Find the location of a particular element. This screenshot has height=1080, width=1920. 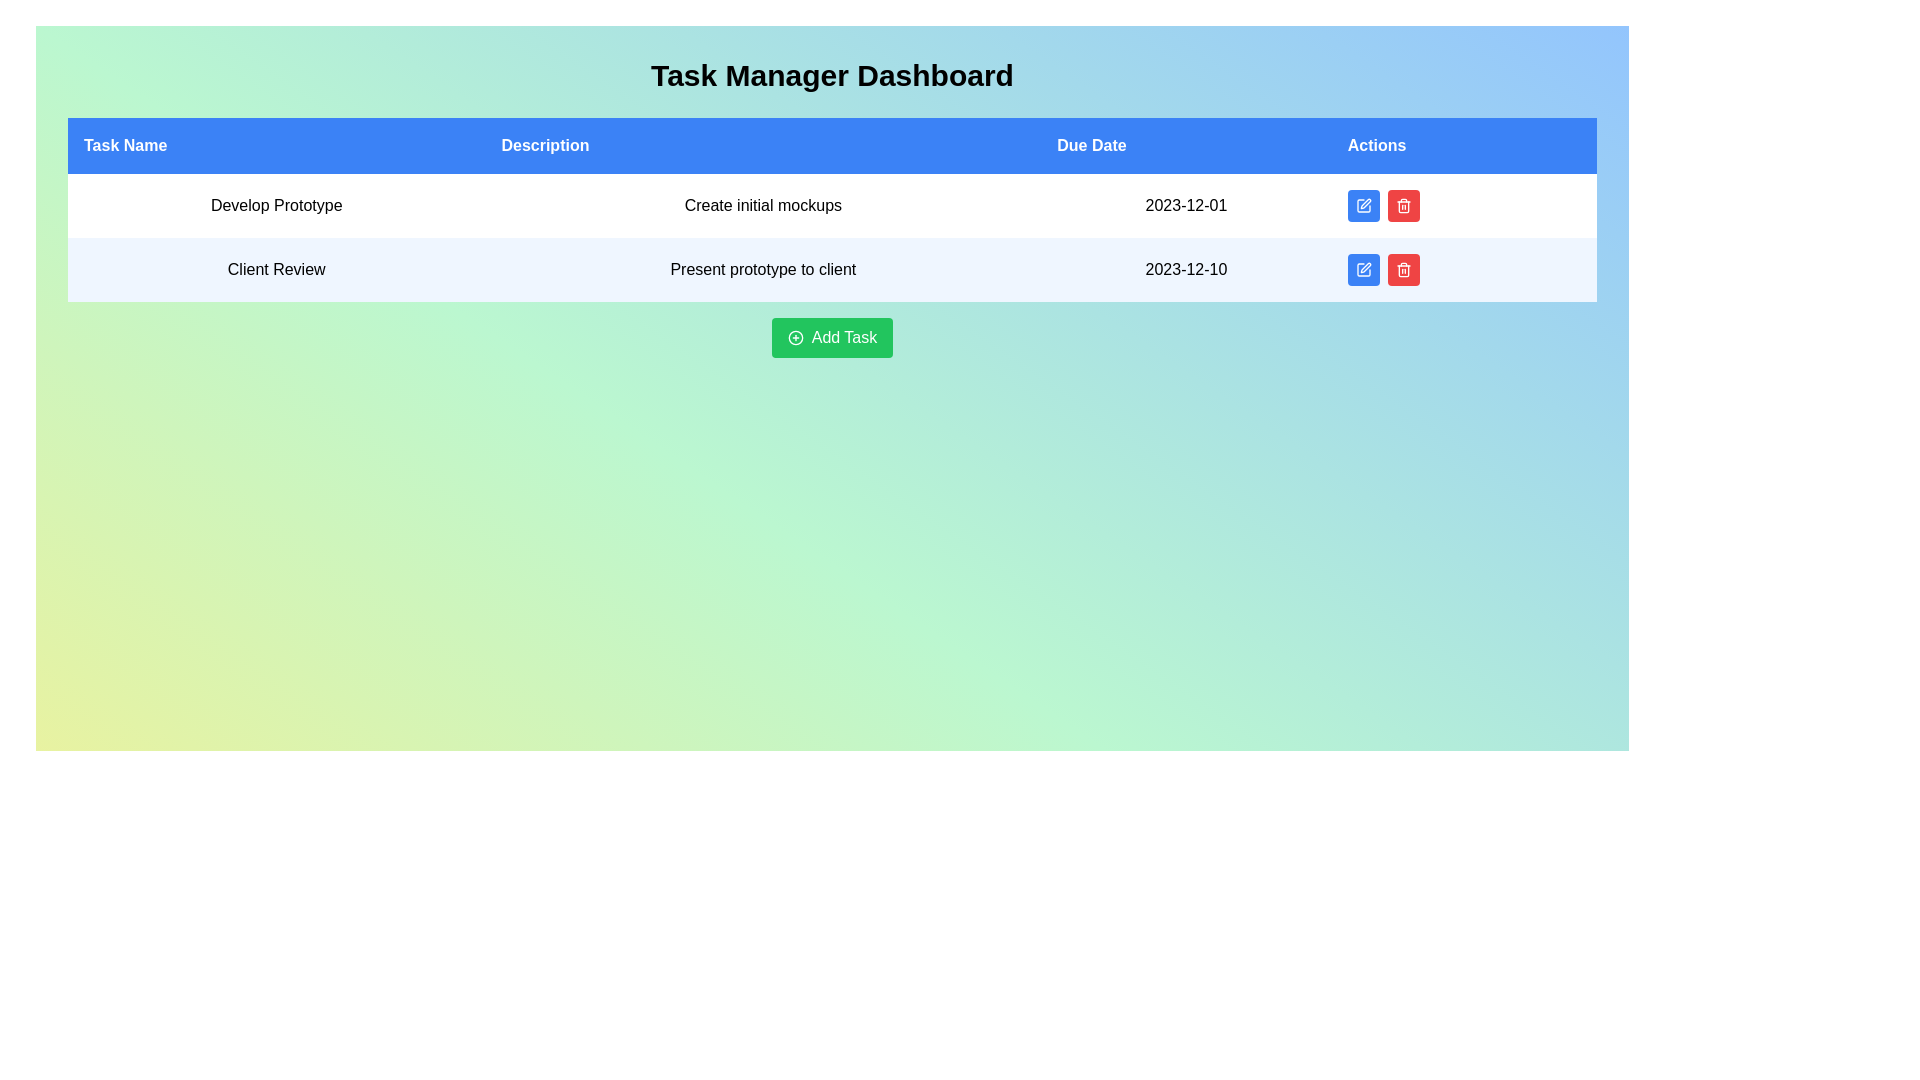

the text label displaying 'Client Review' located in the second row of the 'Task Name' column in a table, which has a light blue background and black font is located at coordinates (275, 270).